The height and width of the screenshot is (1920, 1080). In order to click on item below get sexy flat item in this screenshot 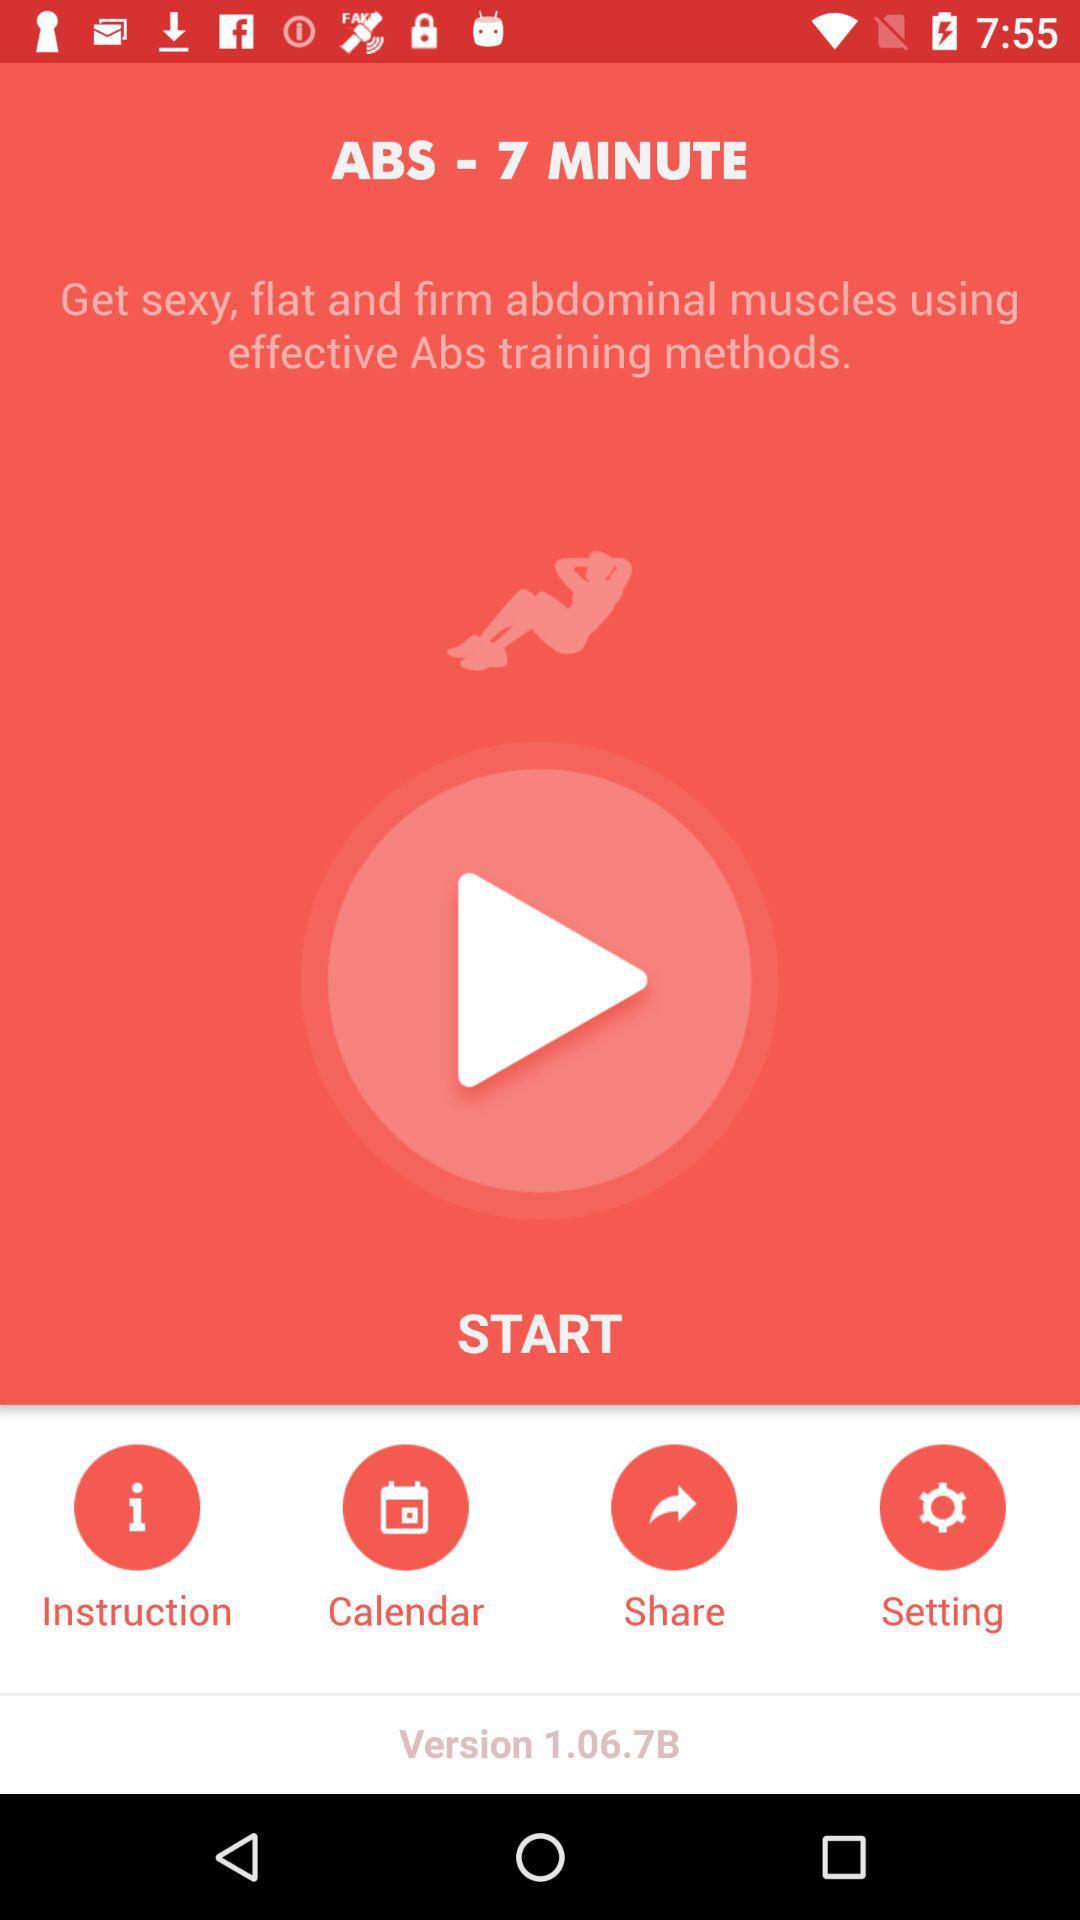, I will do `click(942, 1539)`.